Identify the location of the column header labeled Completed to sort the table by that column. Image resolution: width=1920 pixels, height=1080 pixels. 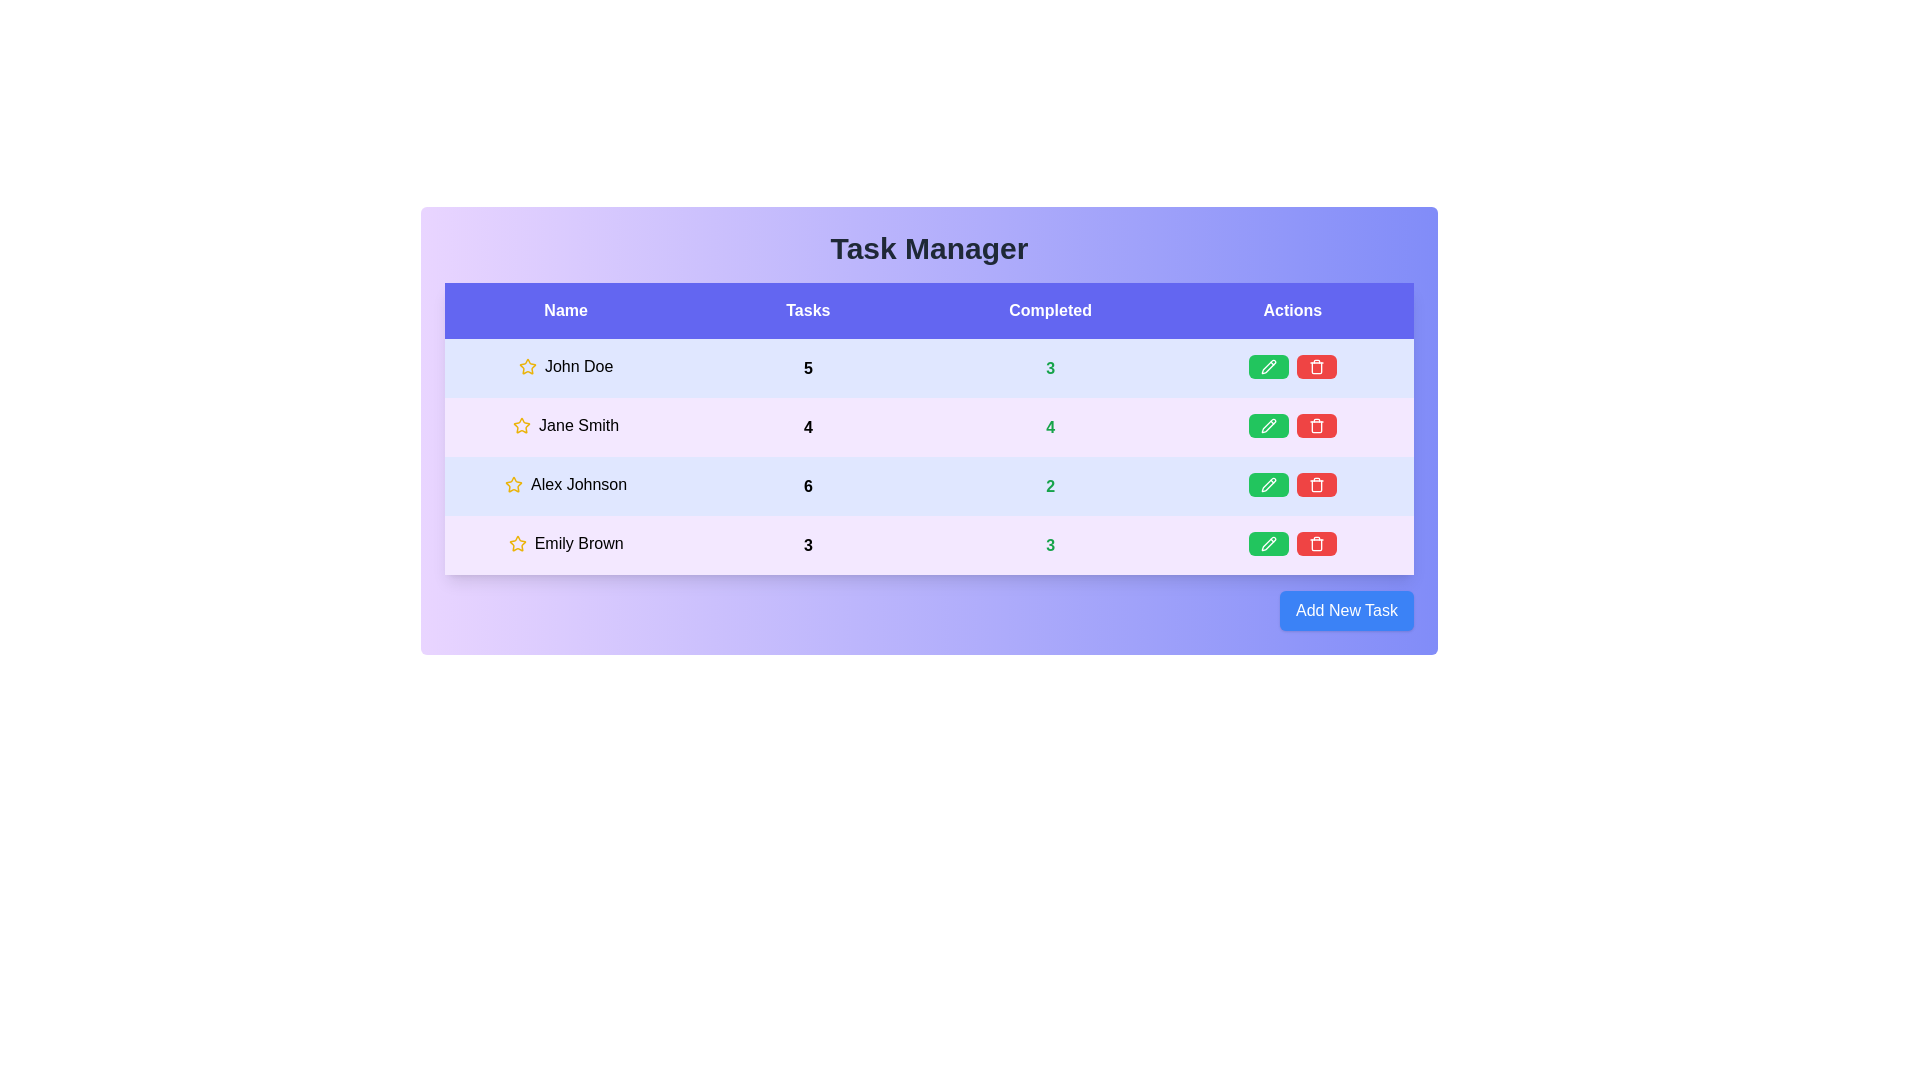
(1050, 311).